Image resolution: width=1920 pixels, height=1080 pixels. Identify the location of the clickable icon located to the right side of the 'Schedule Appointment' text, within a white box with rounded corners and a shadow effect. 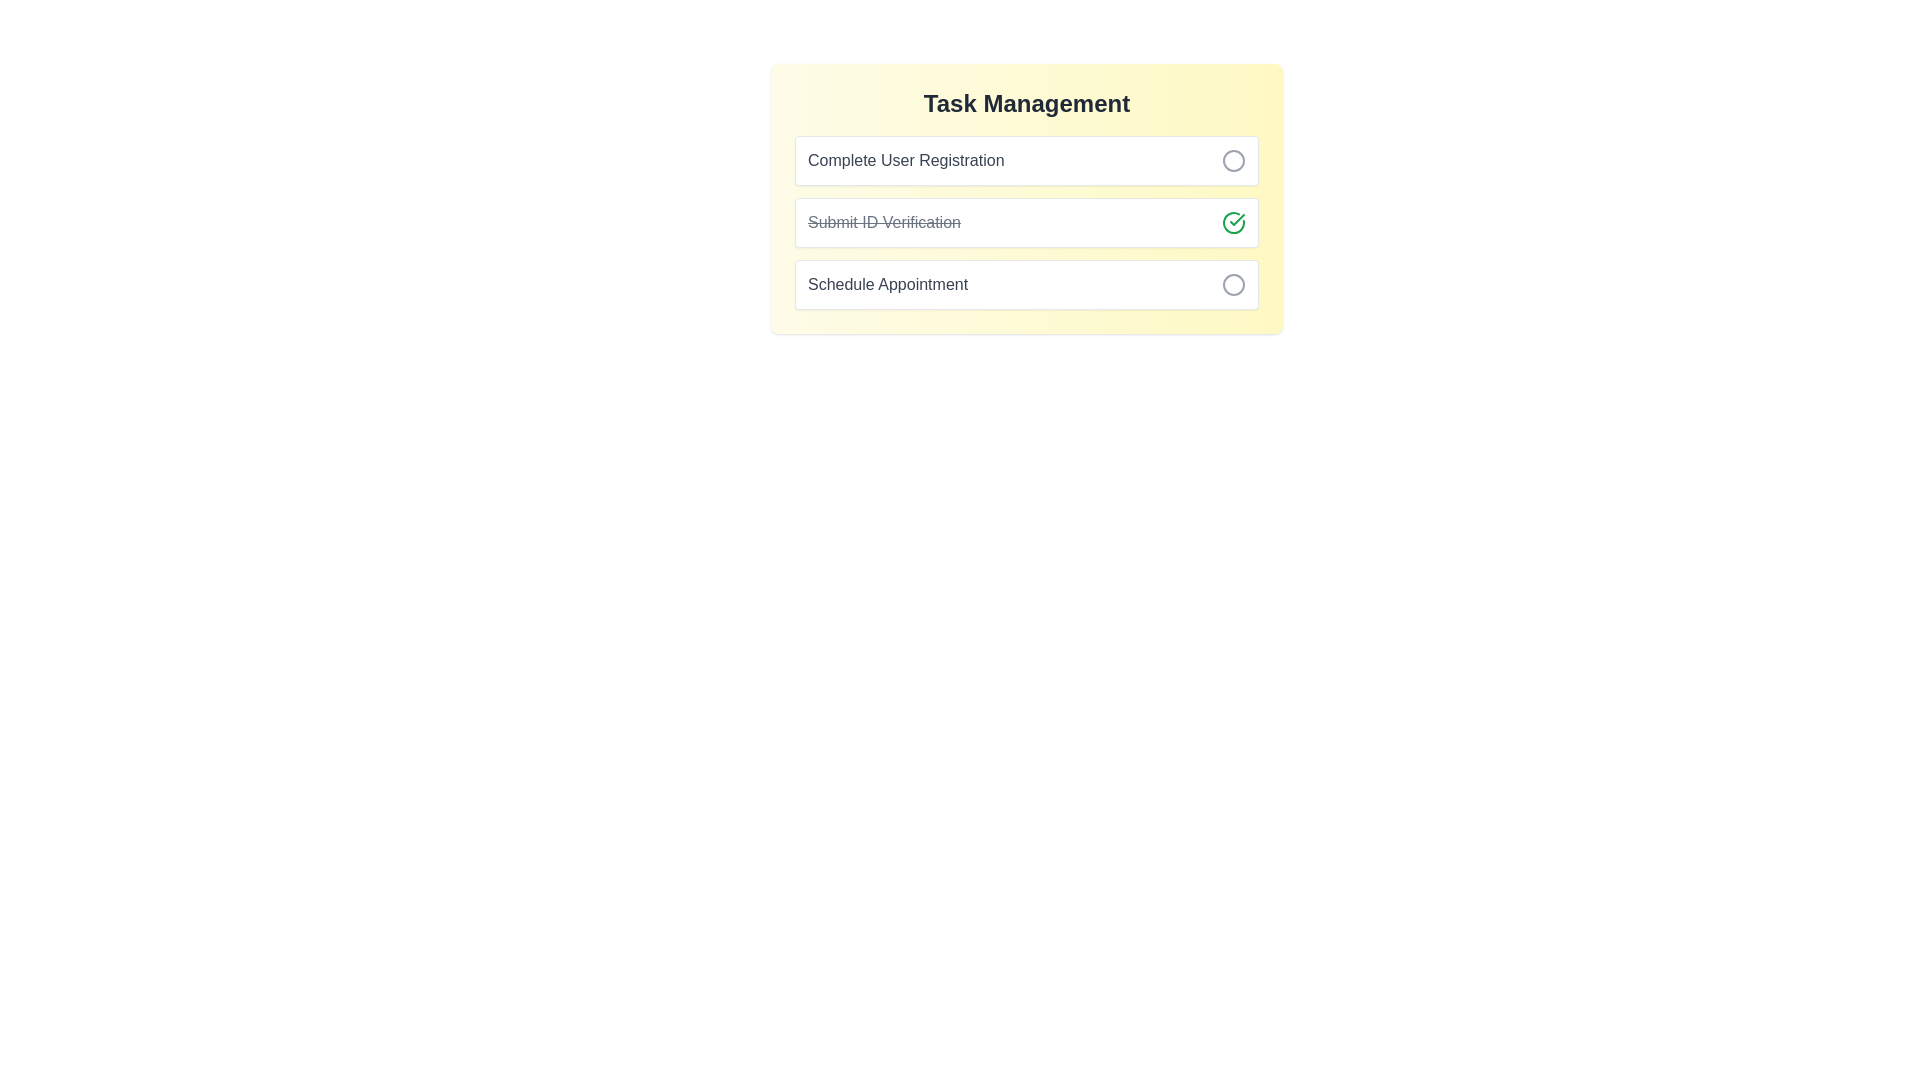
(1232, 285).